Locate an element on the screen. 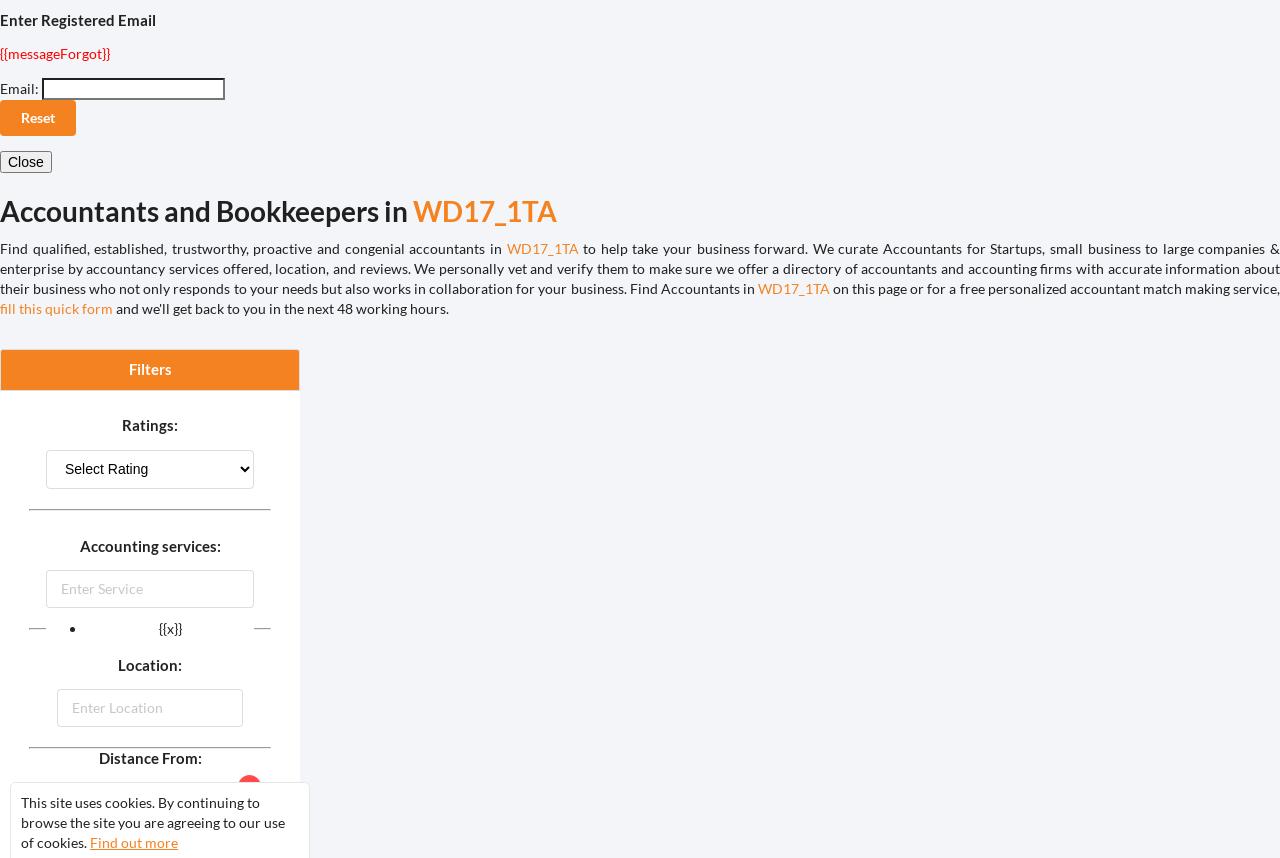 Image resolution: width=1280 pixels, height=858 pixels. 'Filters' is located at coordinates (127, 369).